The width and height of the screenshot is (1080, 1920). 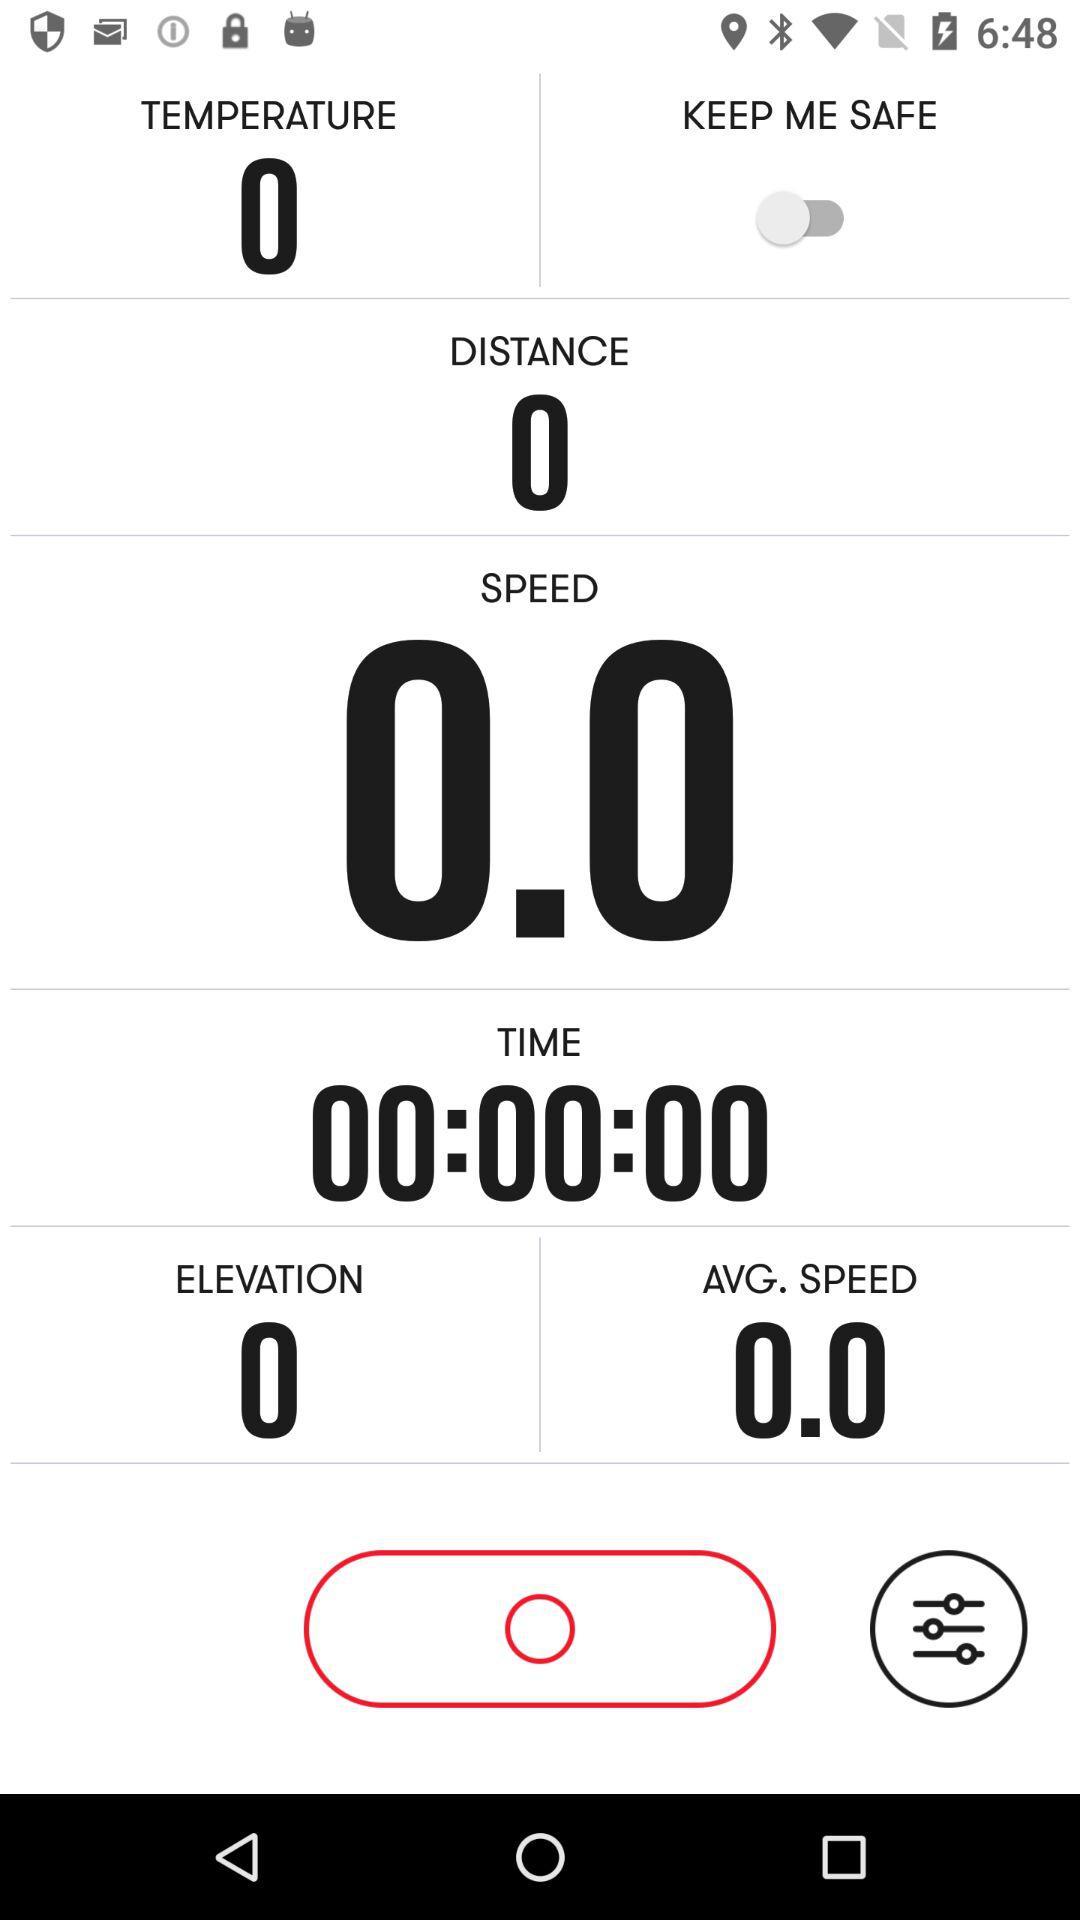 I want to click on settings, so click(x=947, y=1628).